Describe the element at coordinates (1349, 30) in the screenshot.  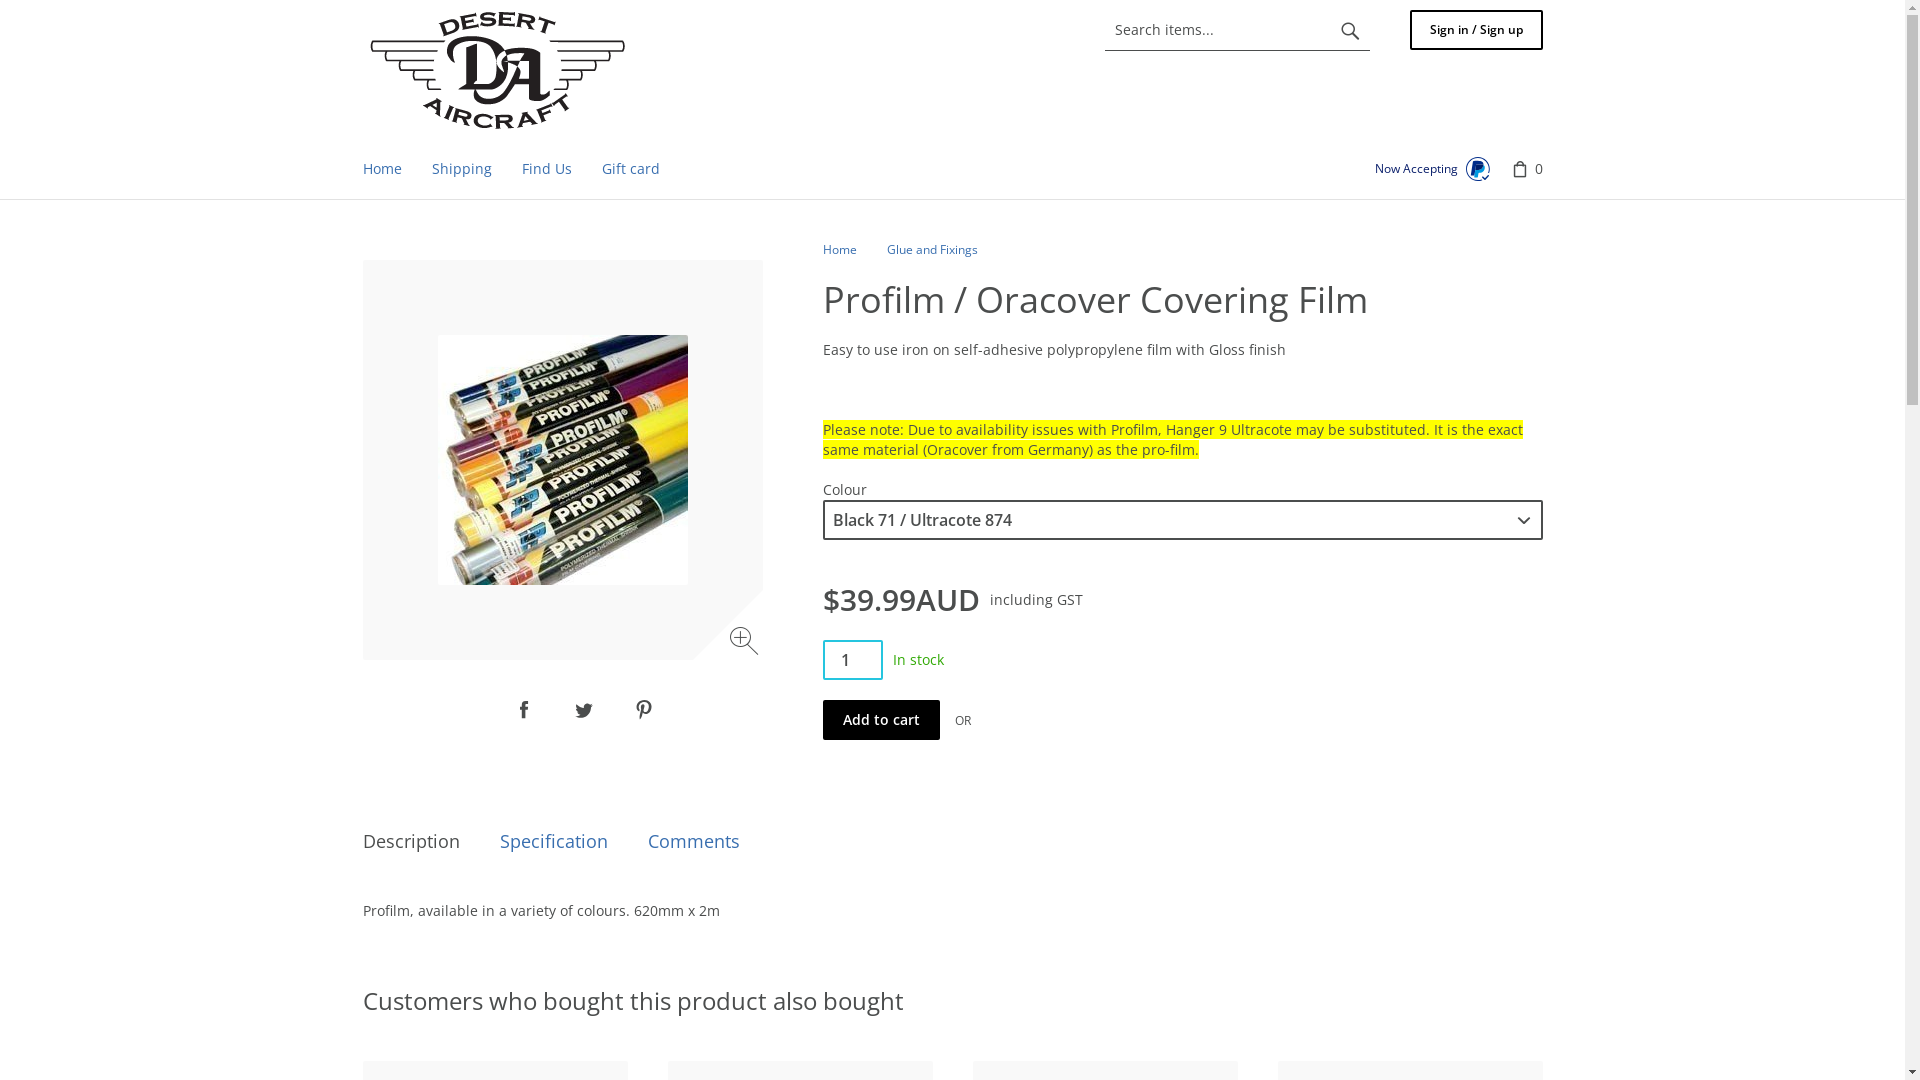
I see `'Search'` at that location.